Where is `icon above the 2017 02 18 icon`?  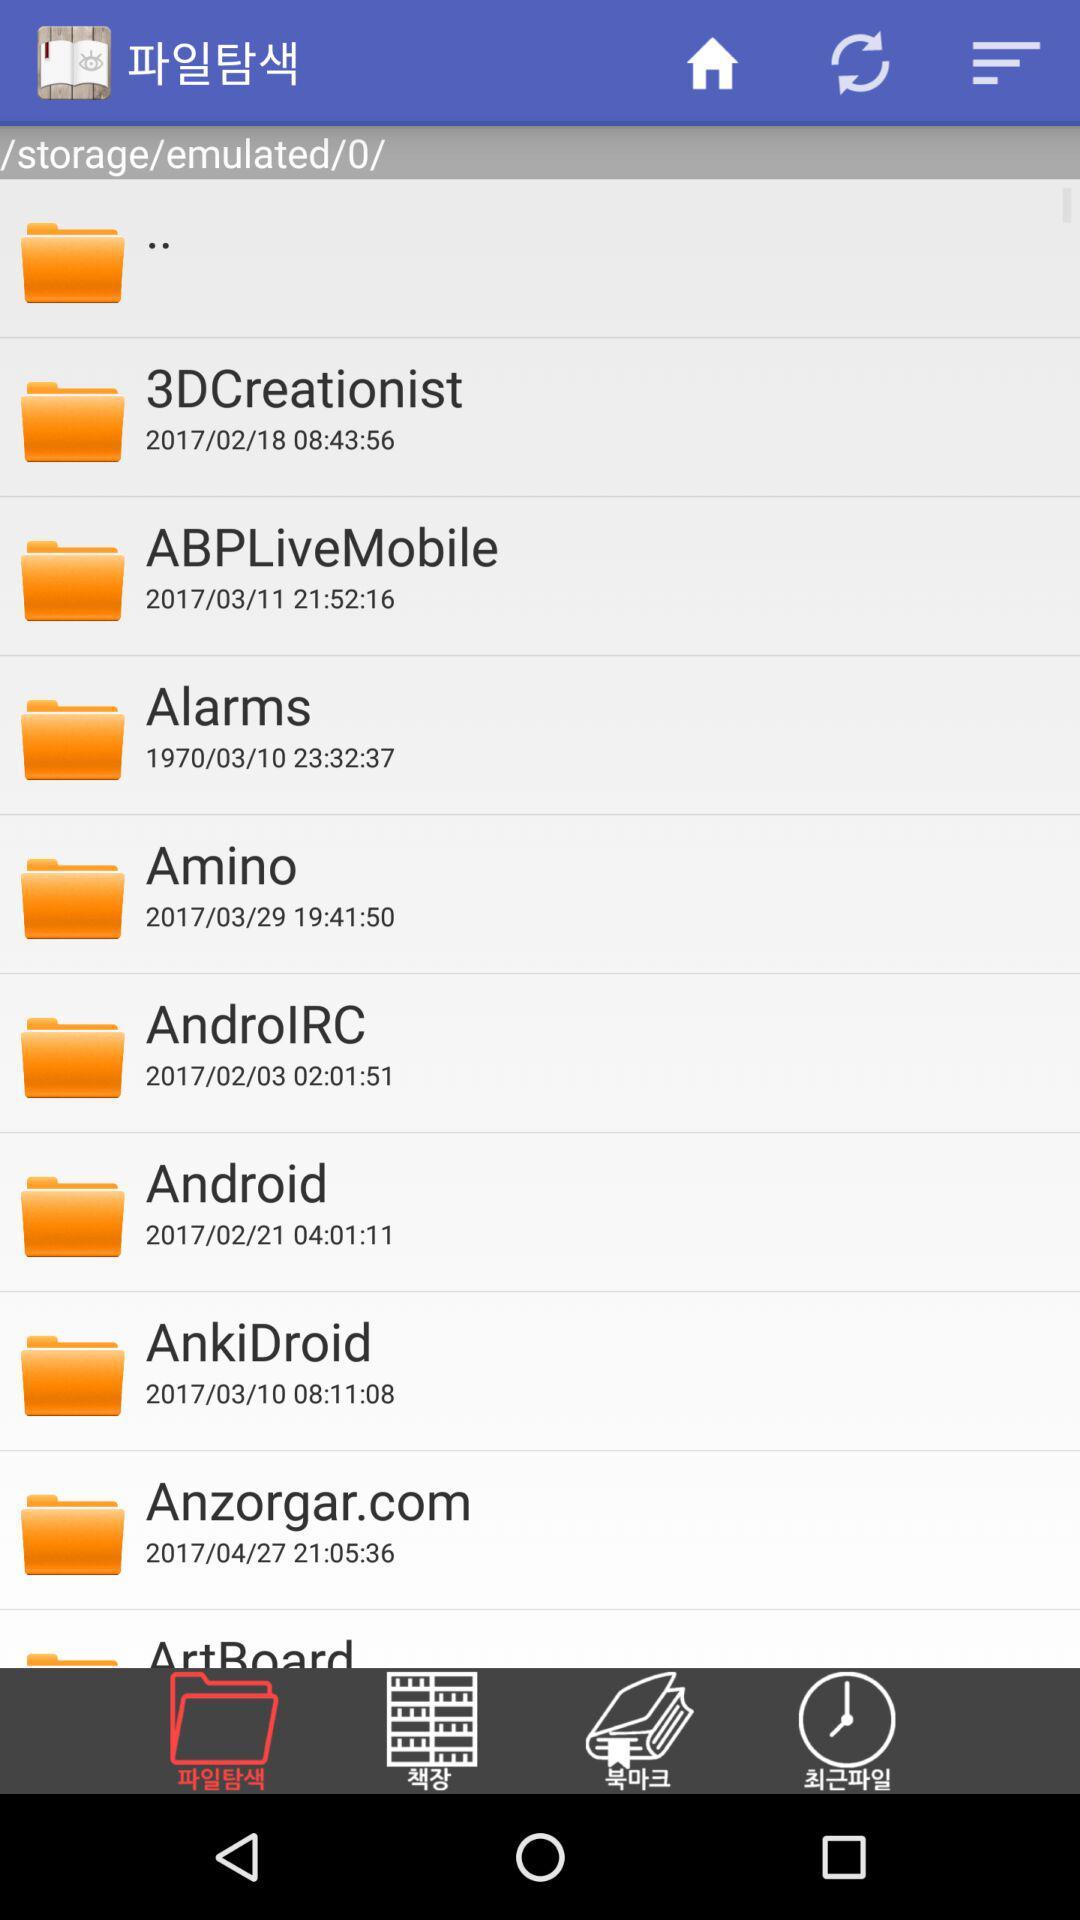 icon above the 2017 02 18 icon is located at coordinates (598, 386).